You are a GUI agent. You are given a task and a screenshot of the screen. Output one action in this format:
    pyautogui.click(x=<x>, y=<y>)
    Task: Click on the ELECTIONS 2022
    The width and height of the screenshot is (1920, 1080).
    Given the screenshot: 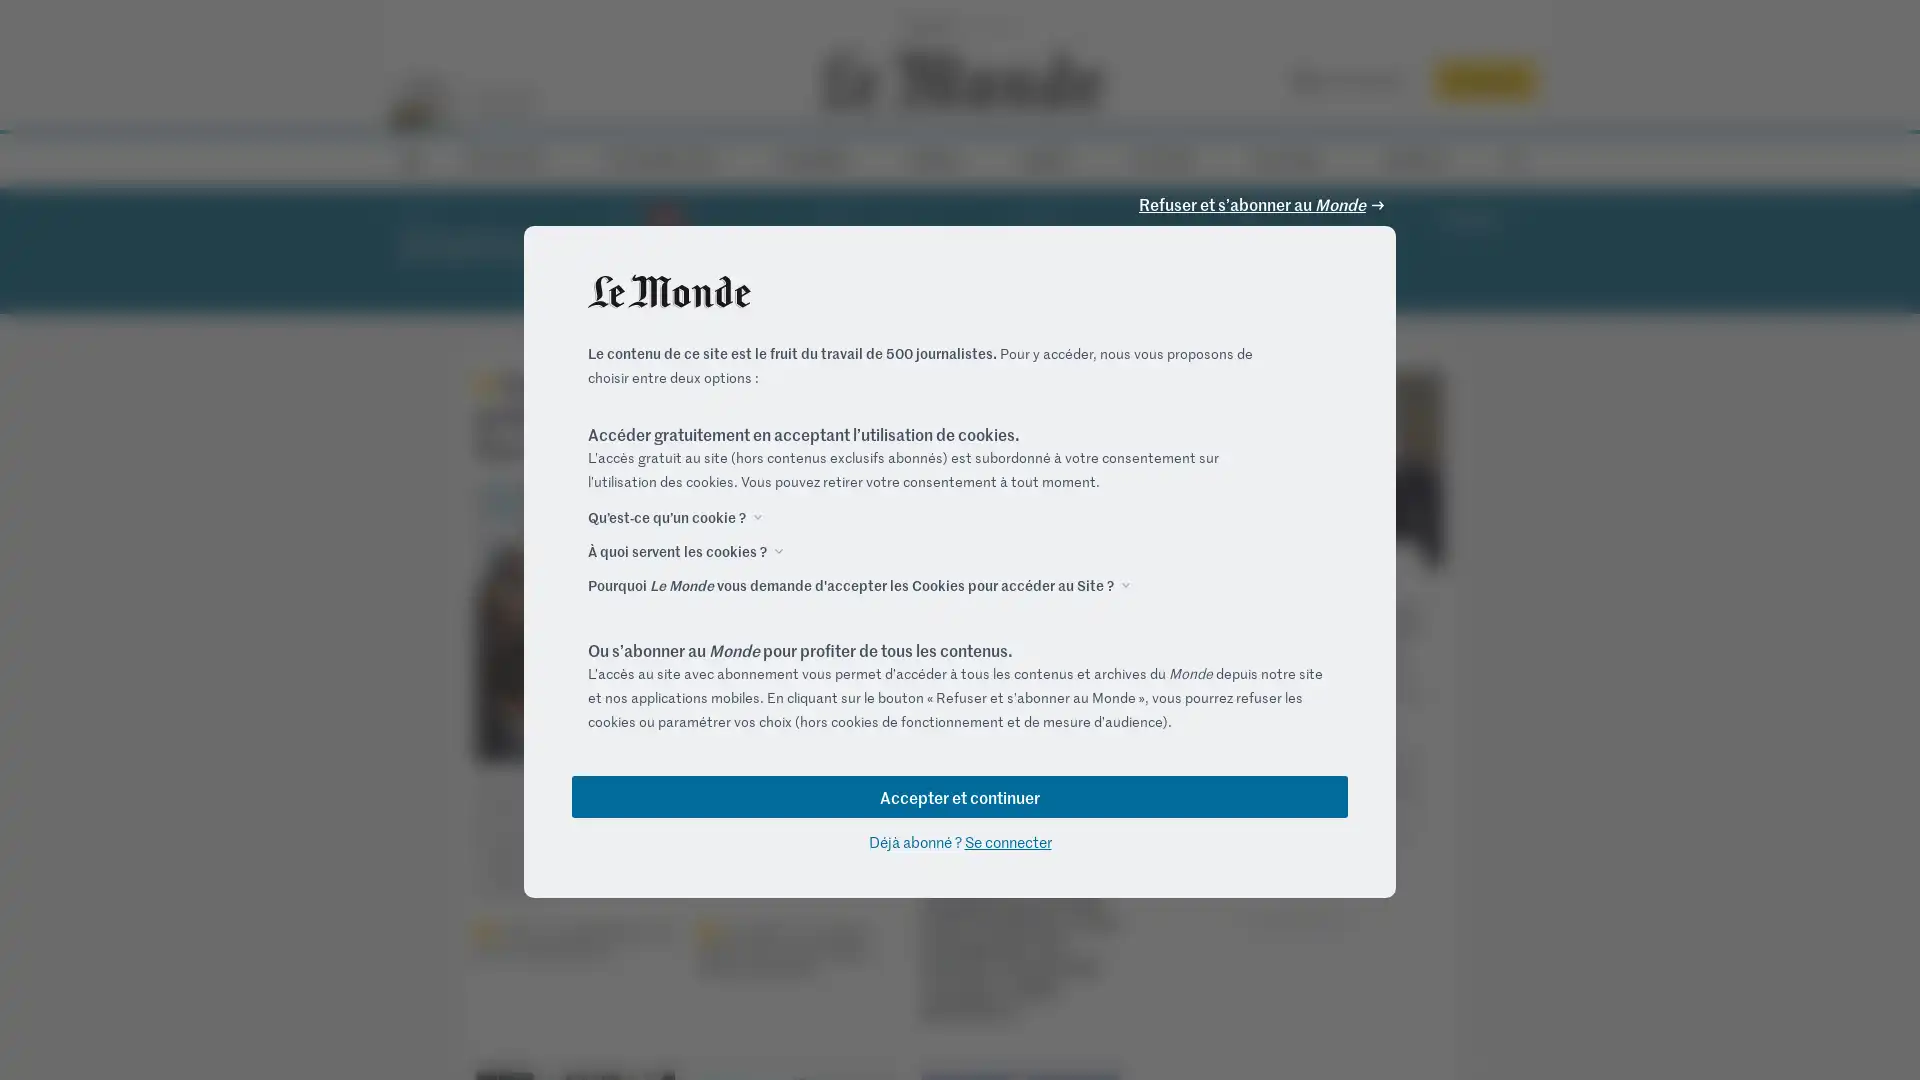 What is the action you would take?
    pyautogui.click(x=669, y=158)
    